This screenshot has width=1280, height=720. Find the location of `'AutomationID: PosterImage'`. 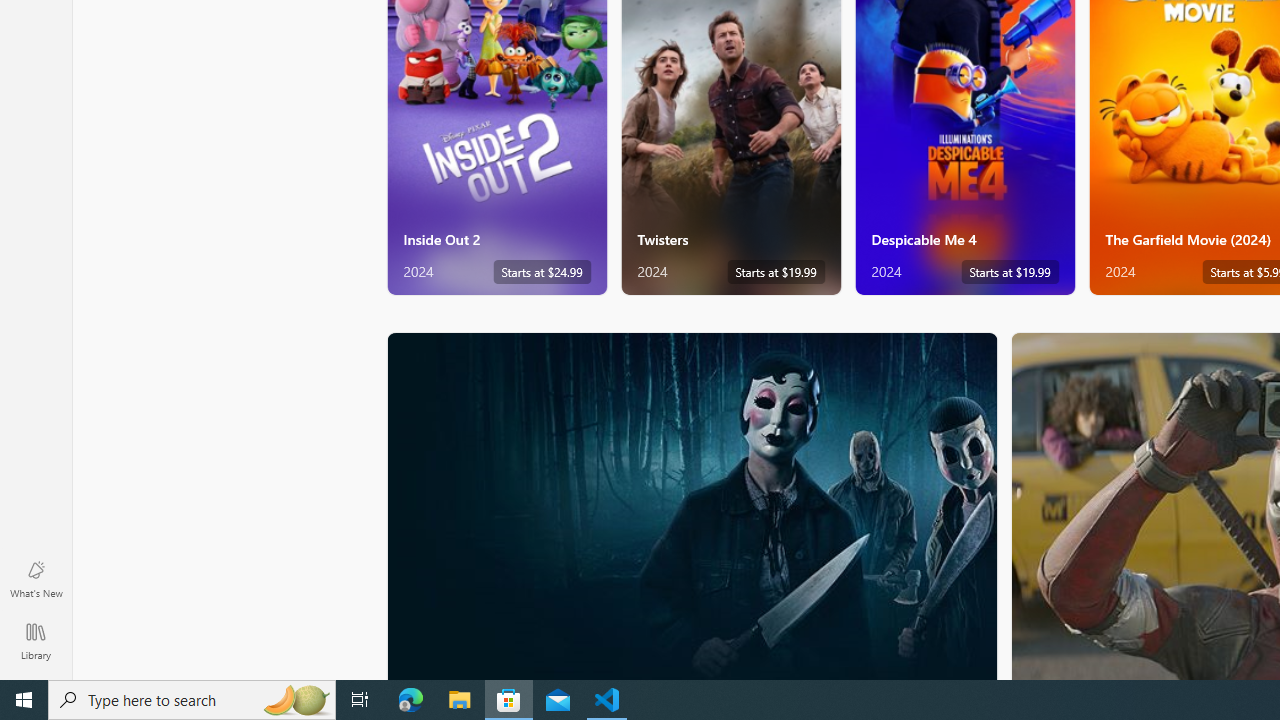

'AutomationID: PosterImage' is located at coordinates (691, 505).